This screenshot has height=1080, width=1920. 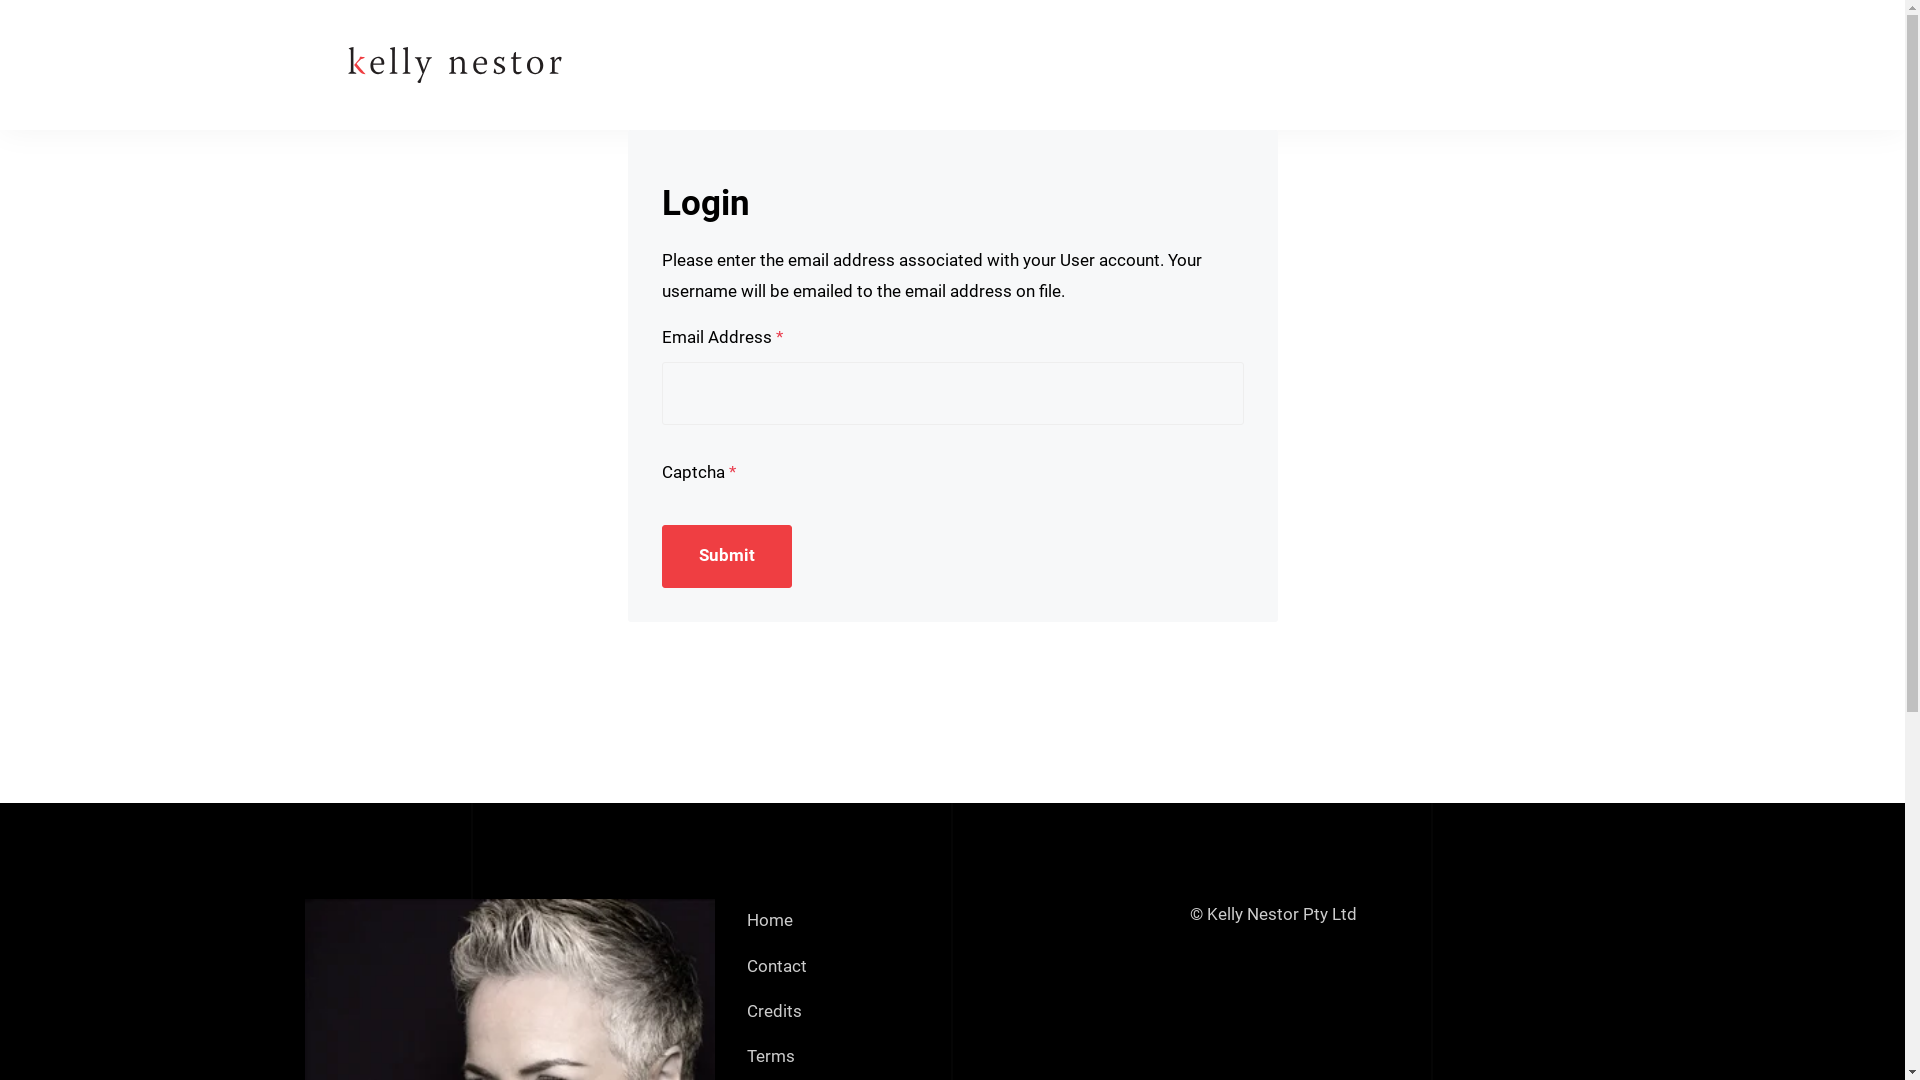 I want to click on 'Kelly Nestor - Presenter and Teacher', so click(x=302, y=63).